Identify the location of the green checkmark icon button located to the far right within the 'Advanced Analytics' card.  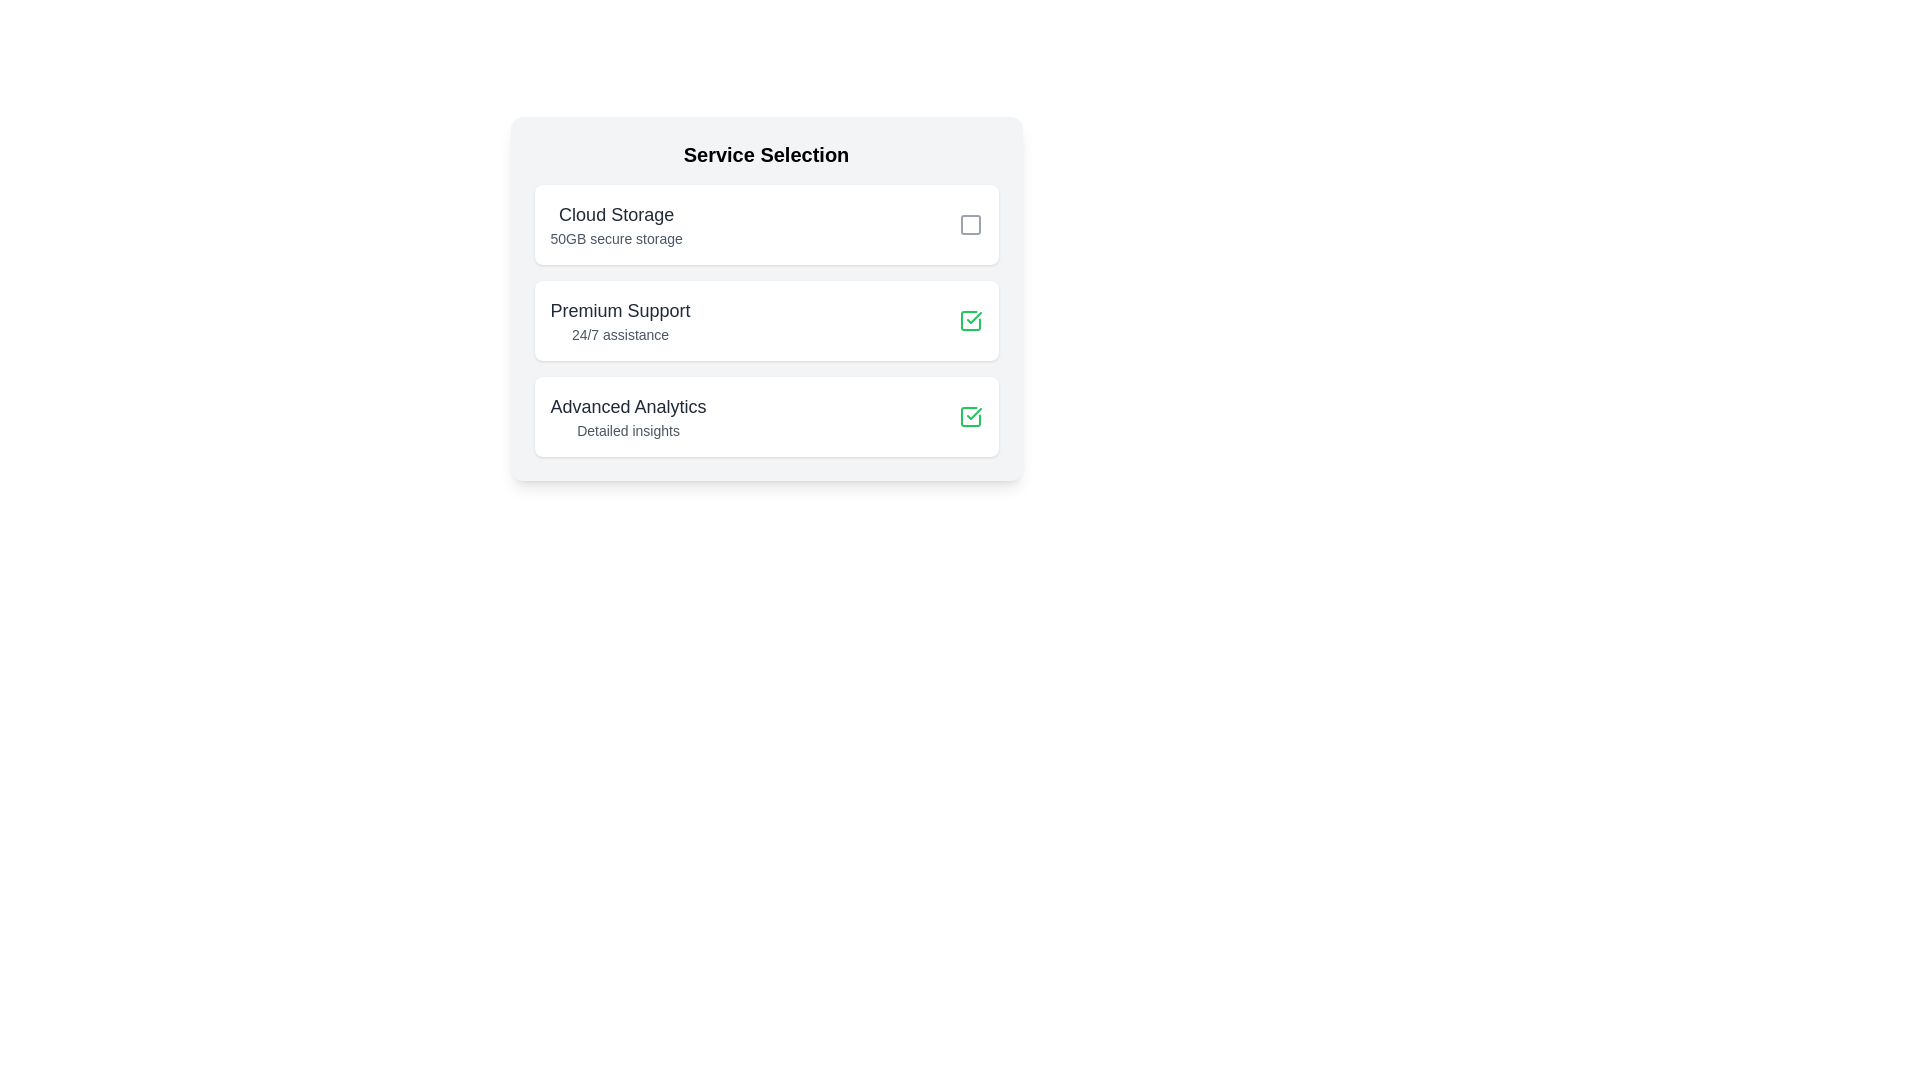
(970, 415).